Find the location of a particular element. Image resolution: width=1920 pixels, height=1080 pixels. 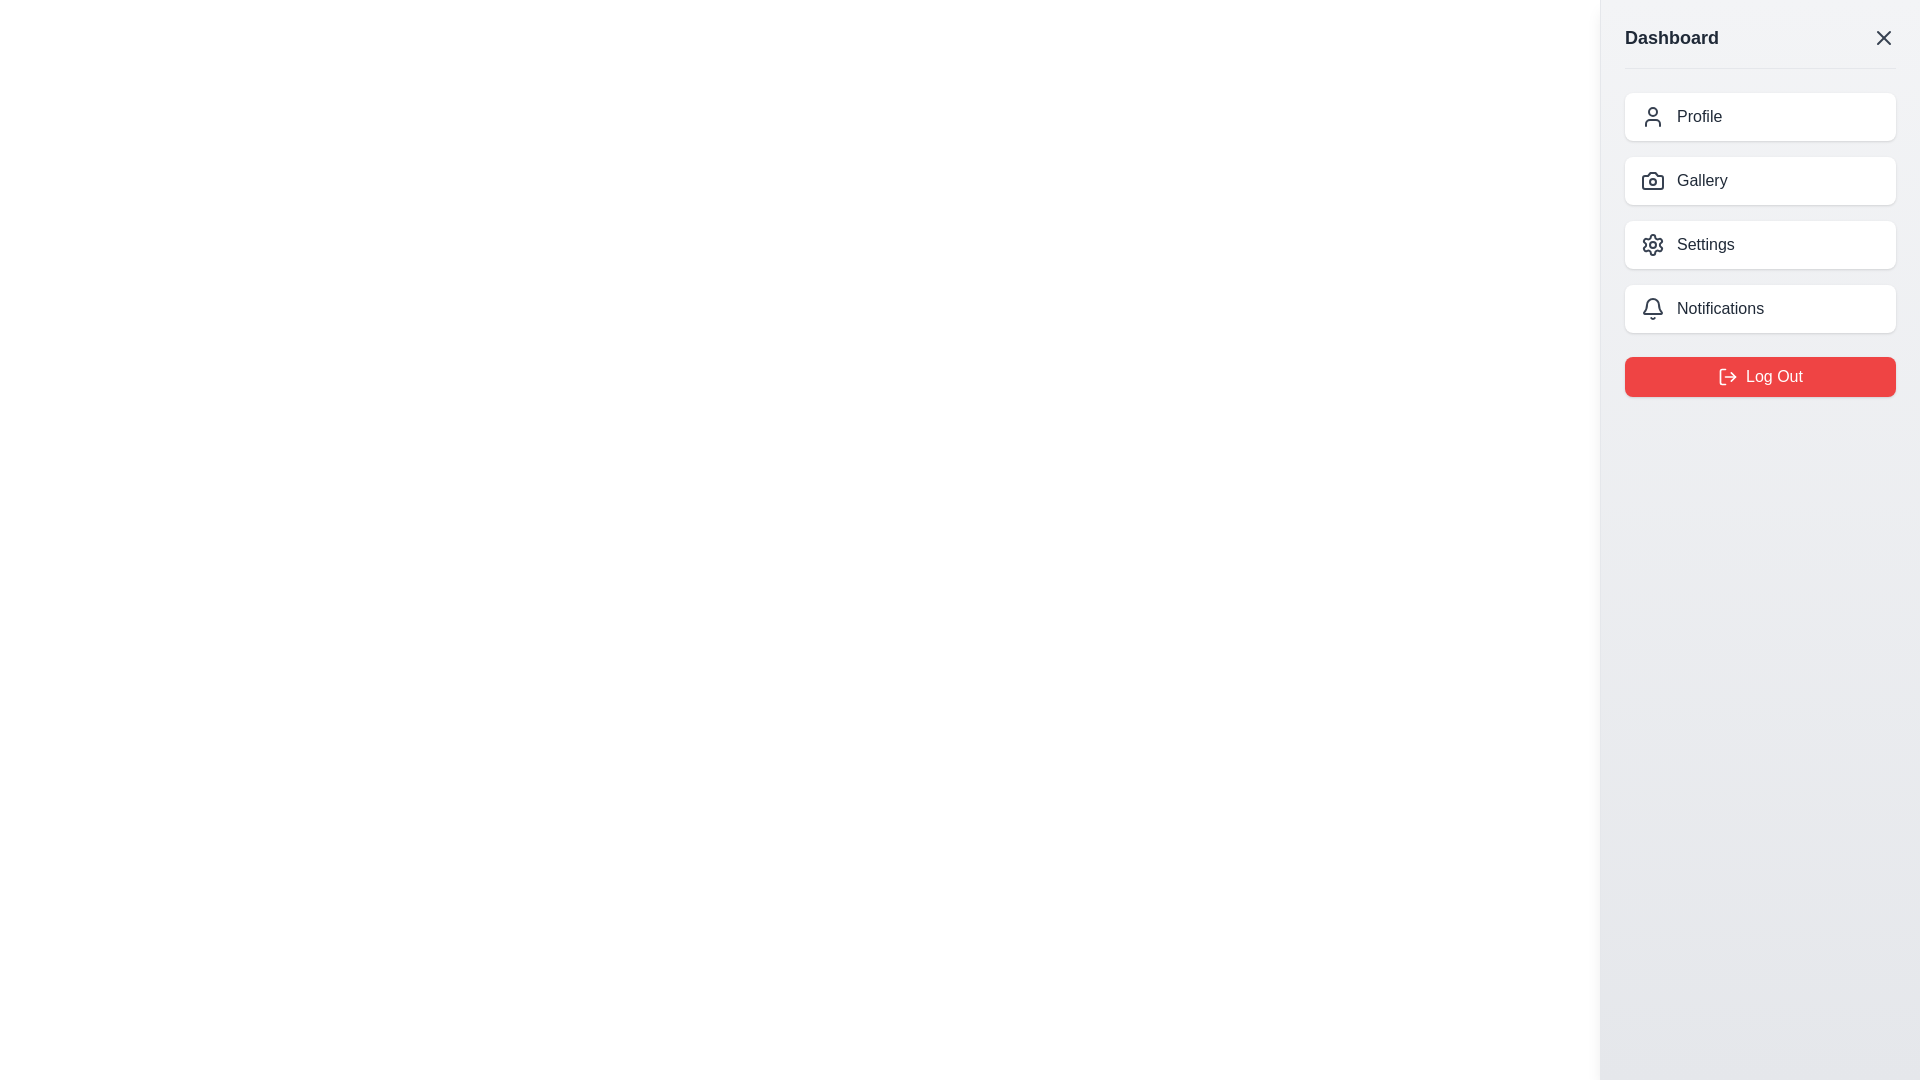

the small 'X' icon button located at the top-right corner of the sidebar for visual feedback is located at coordinates (1882, 38).